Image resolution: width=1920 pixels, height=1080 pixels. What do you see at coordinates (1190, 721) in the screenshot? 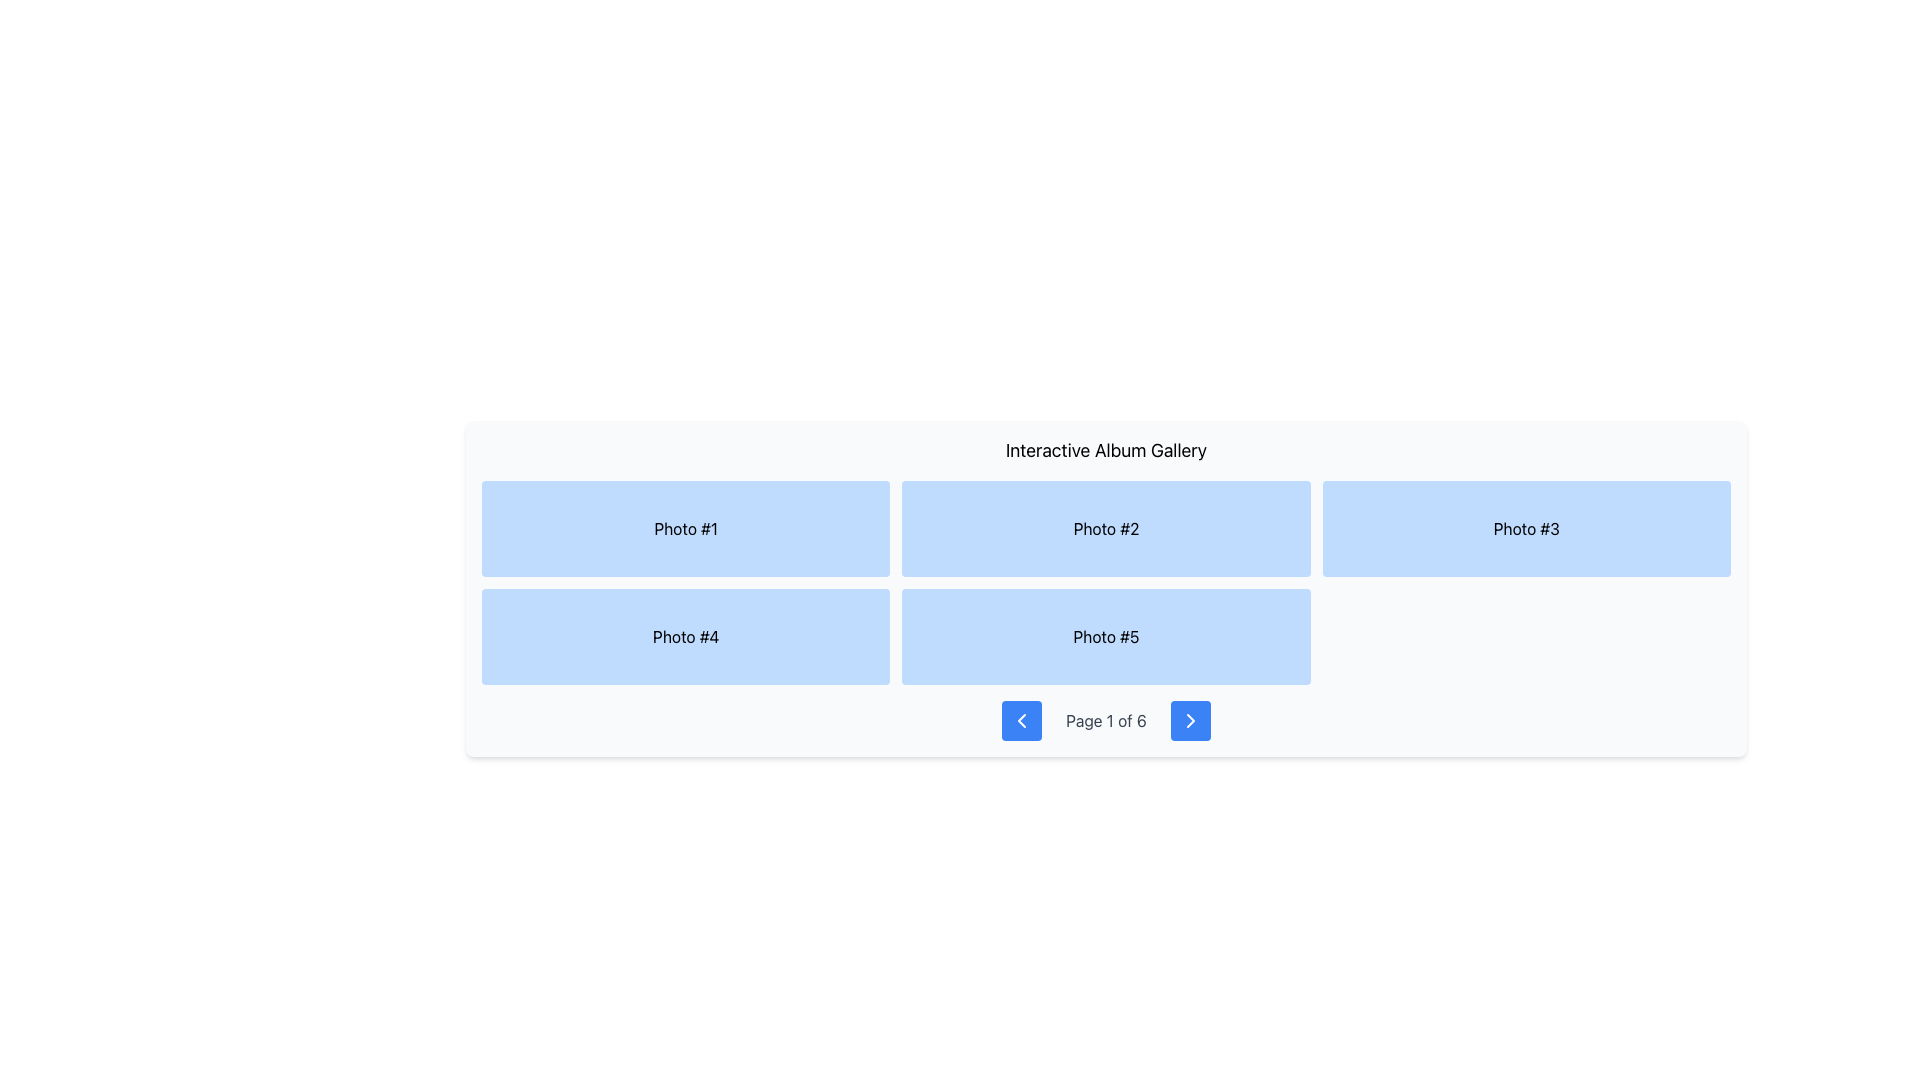
I see `the button containing the chevron SVG icon` at bounding box center [1190, 721].